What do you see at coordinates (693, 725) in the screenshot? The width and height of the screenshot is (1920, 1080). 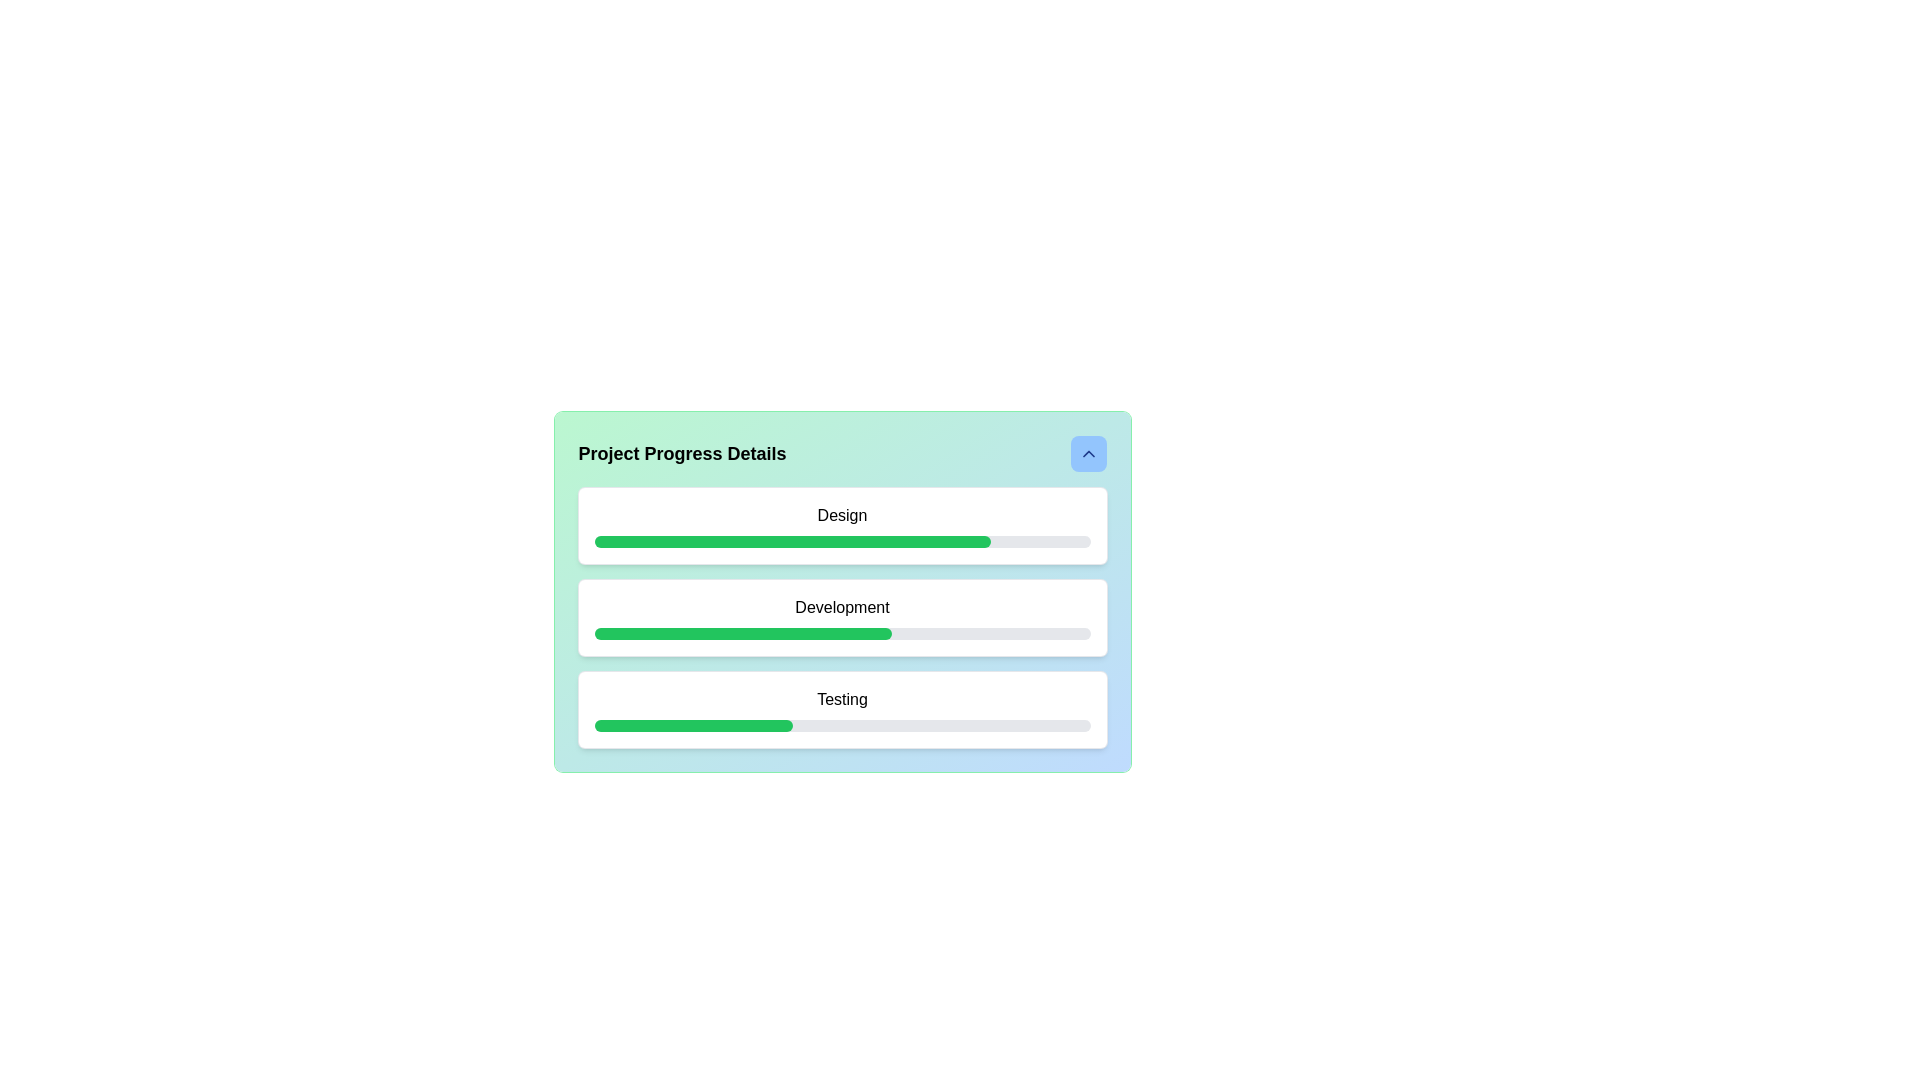 I see `the green progress bar labeled 'Testing' which is the third progress bar in the vertical list within the 'Project Progress Details' box` at bounding box center [693, 725].